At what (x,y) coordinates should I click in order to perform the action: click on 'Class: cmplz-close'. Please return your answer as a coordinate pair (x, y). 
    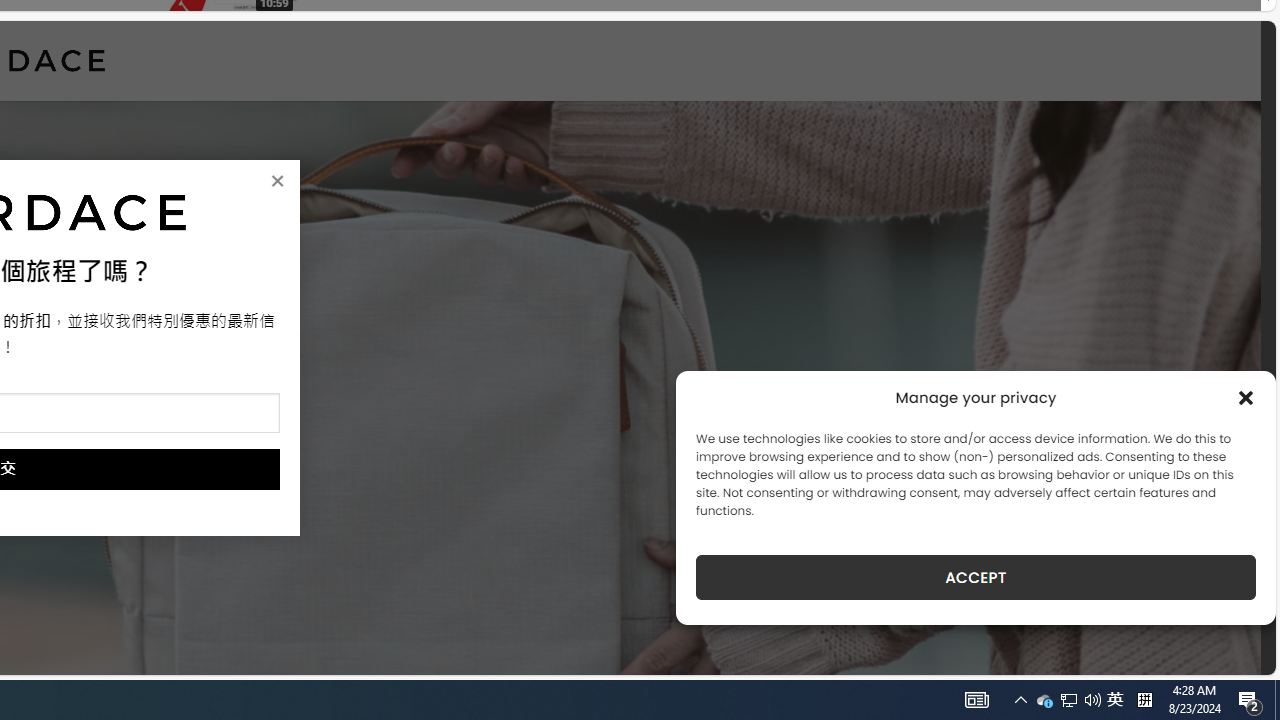
    Looking at the image, I should click on (1245, 398).